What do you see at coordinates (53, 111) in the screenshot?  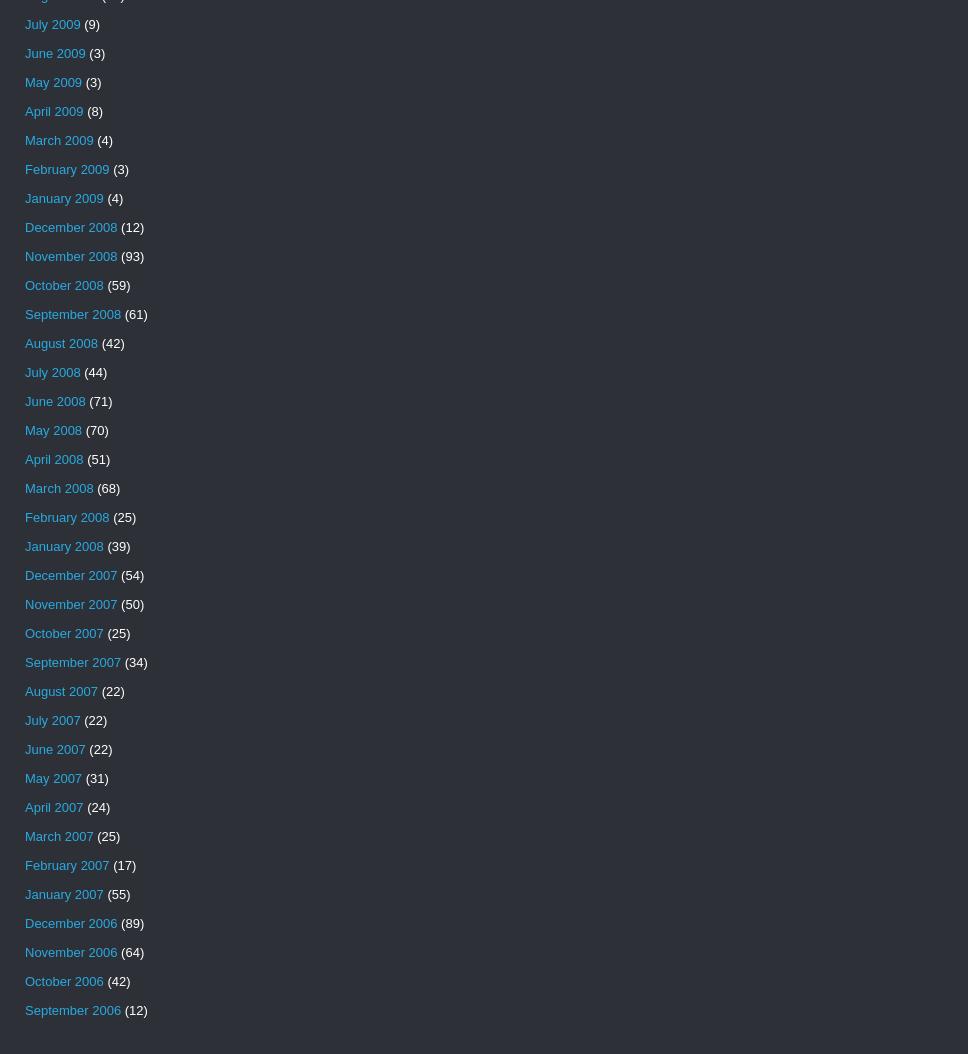 I see `'April 2009'` at bounding box center [53, 111].